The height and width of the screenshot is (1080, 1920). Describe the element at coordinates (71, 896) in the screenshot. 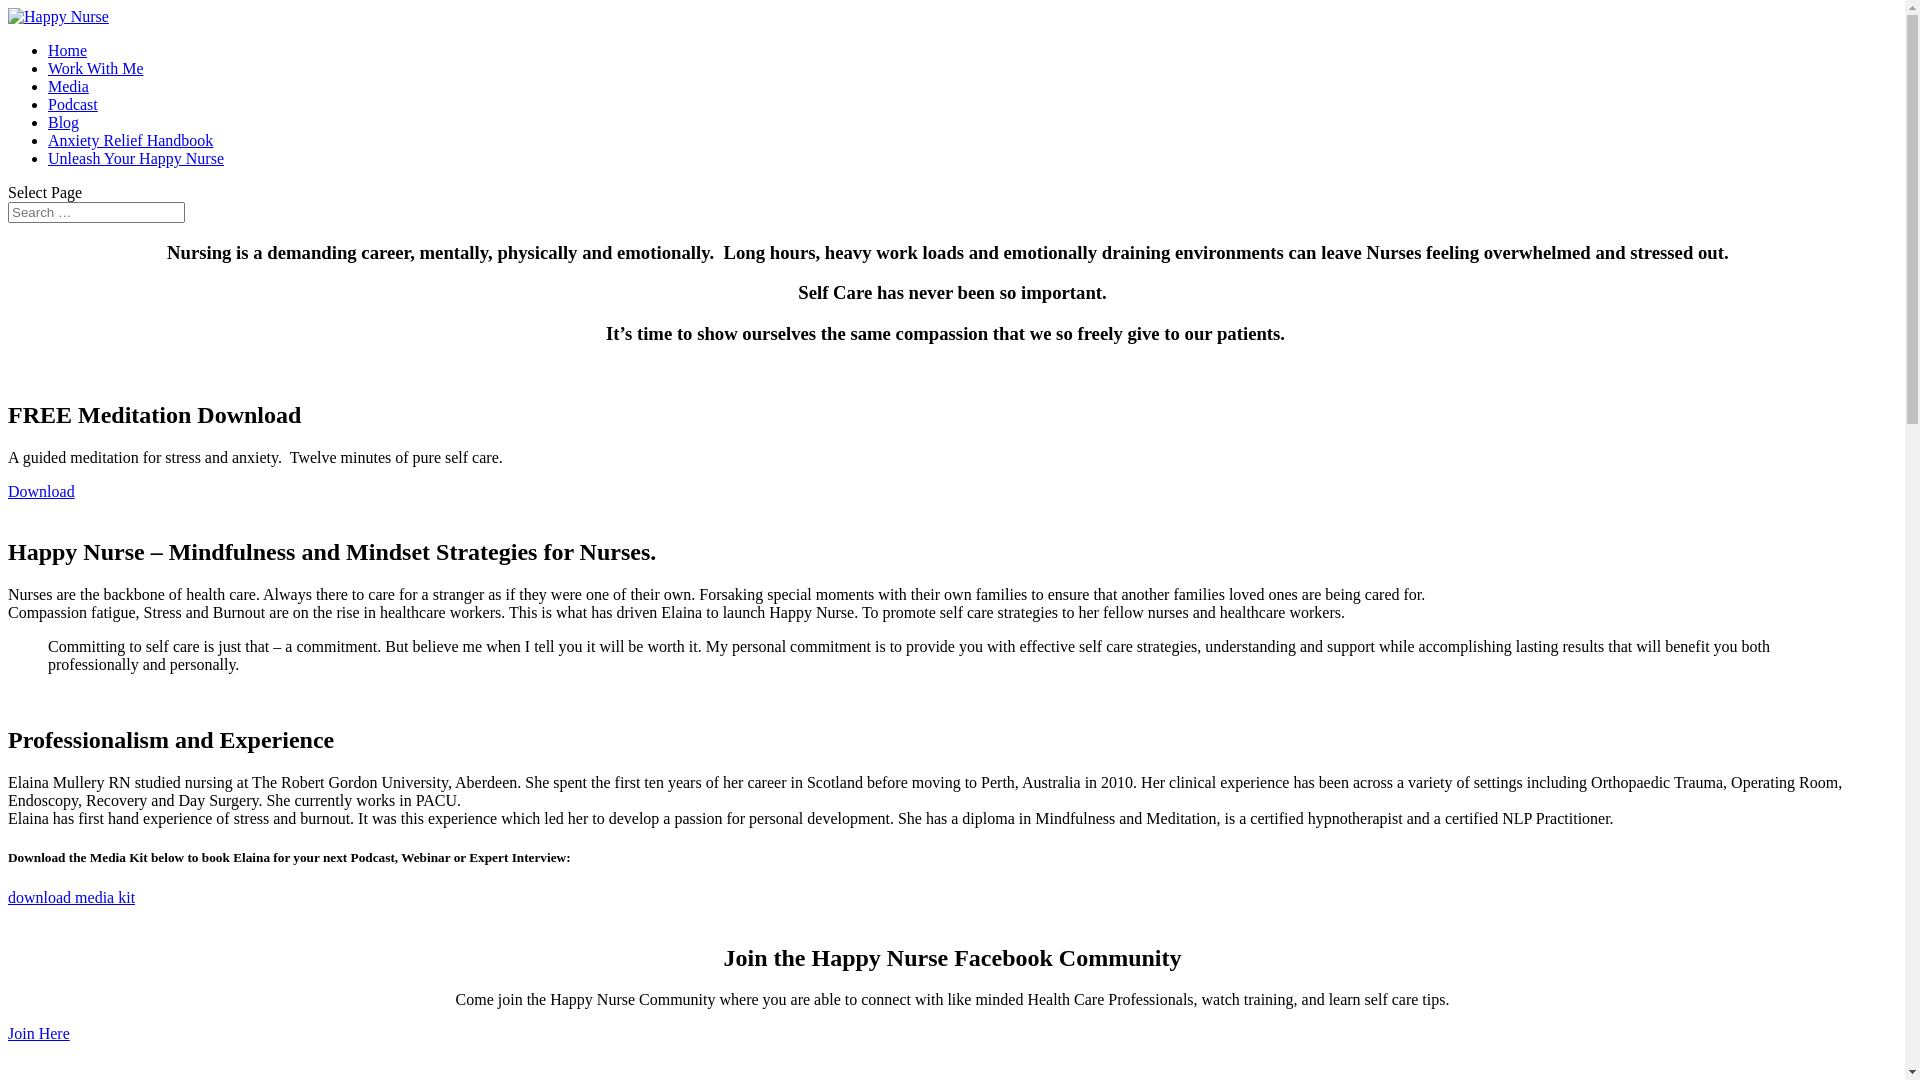

I see `'download media kit'` at that location.